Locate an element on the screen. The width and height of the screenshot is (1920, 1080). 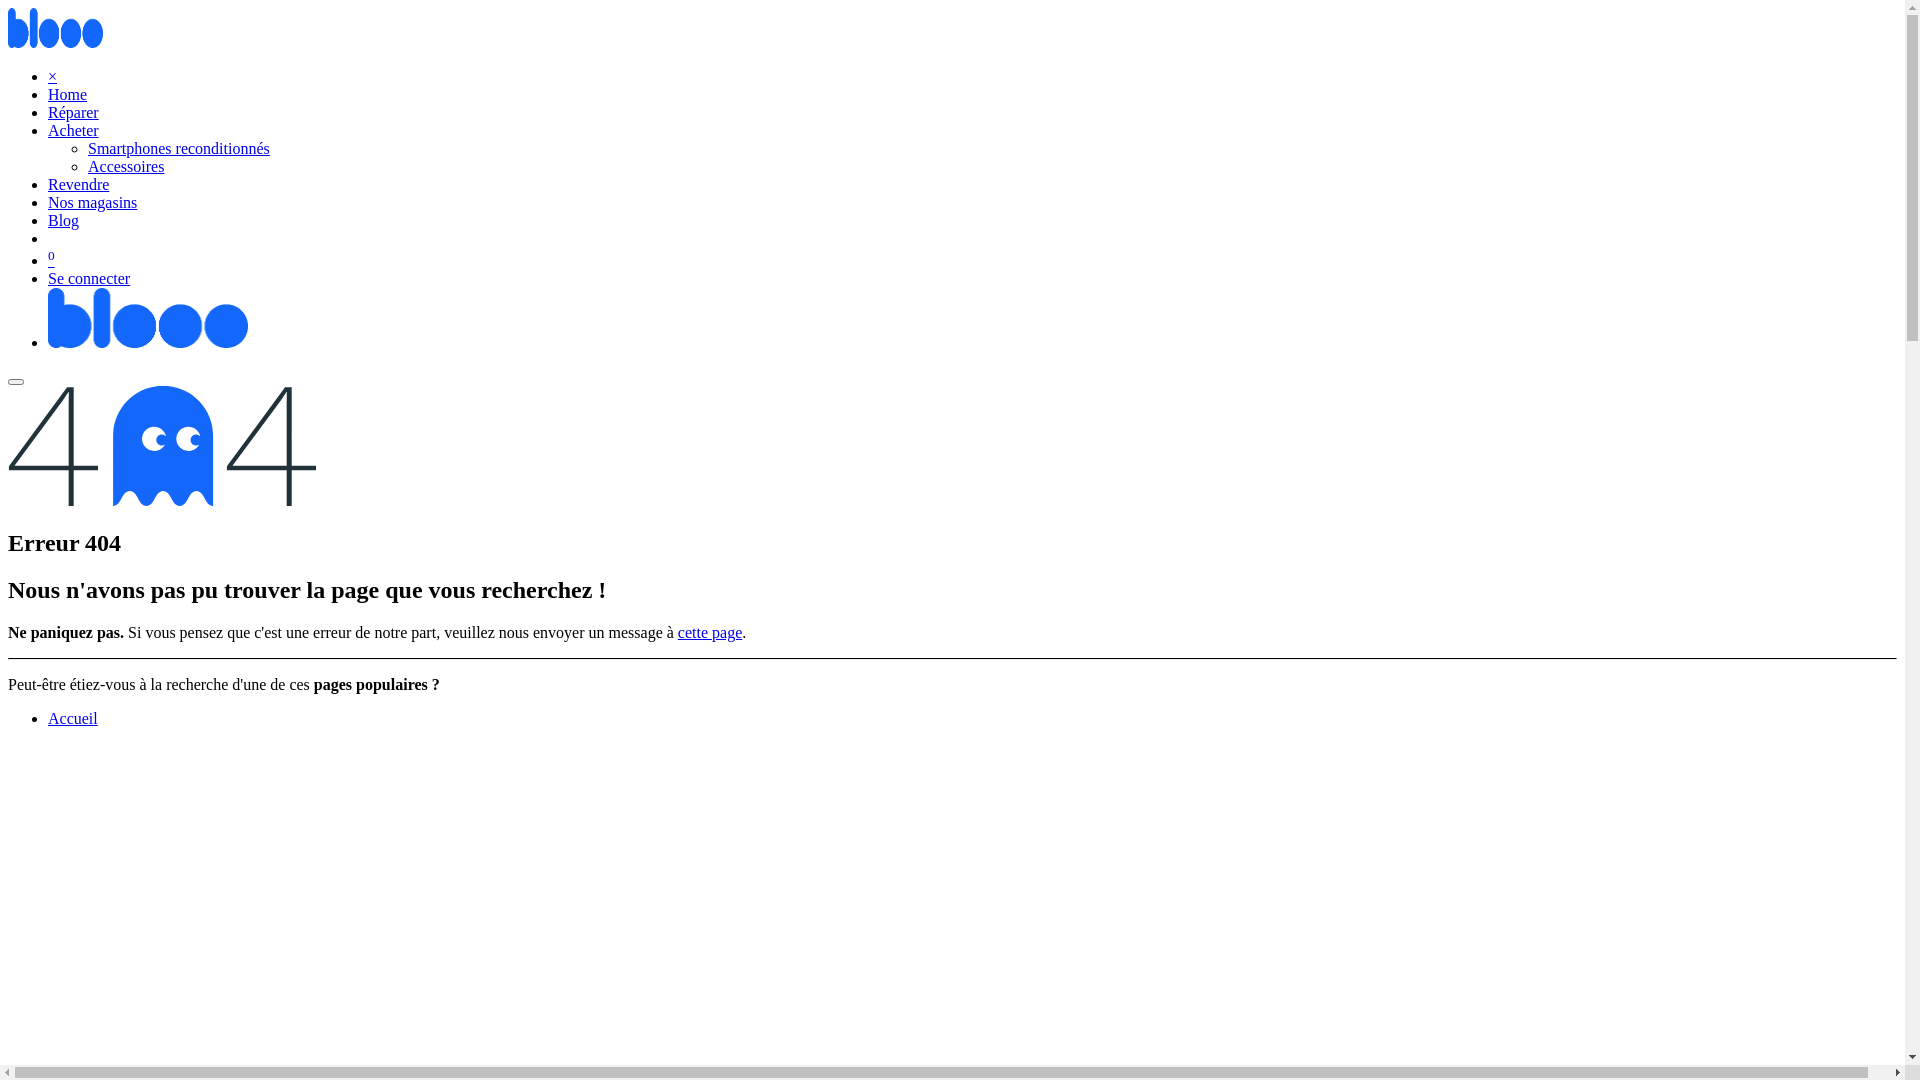
'Se connecter' is located at coordinates (88, 278).